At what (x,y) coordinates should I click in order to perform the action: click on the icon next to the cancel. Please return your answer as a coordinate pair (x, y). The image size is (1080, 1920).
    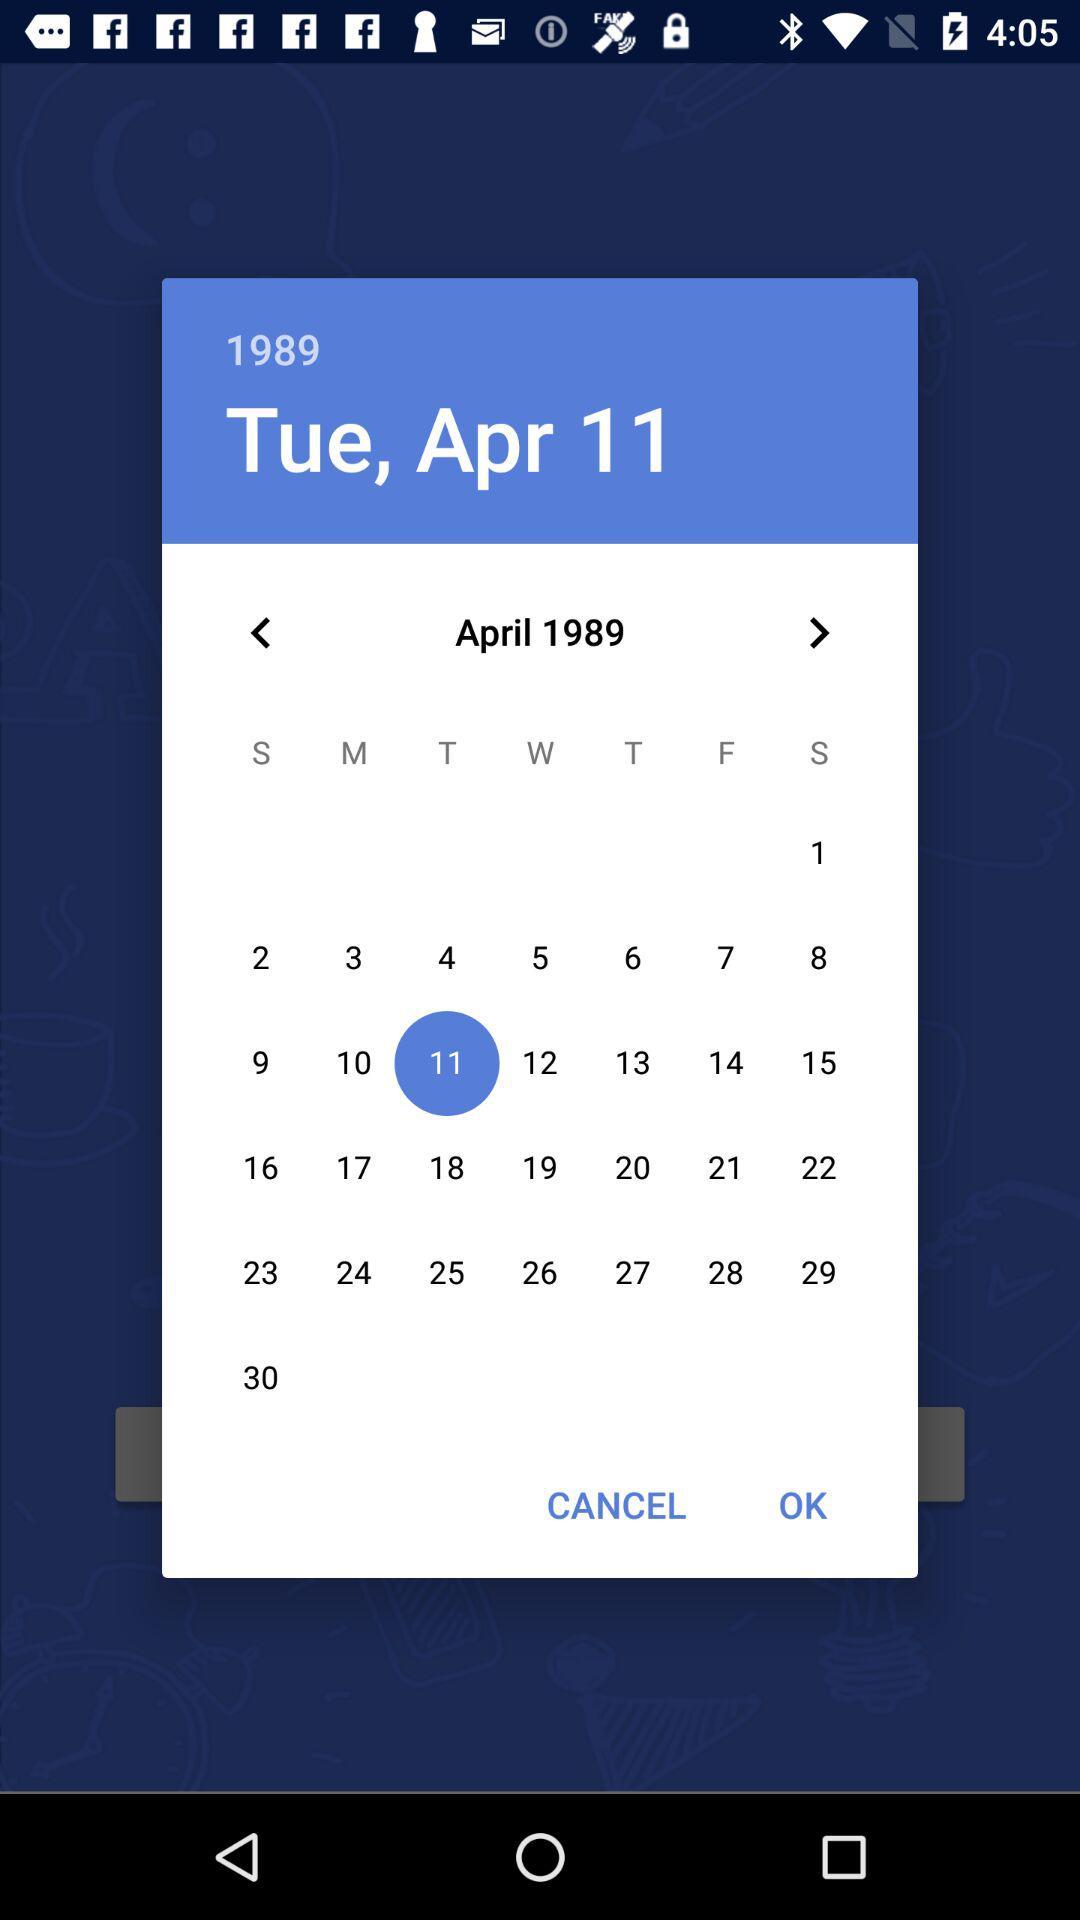
    Looking at the image, I should click on (801, 1504).